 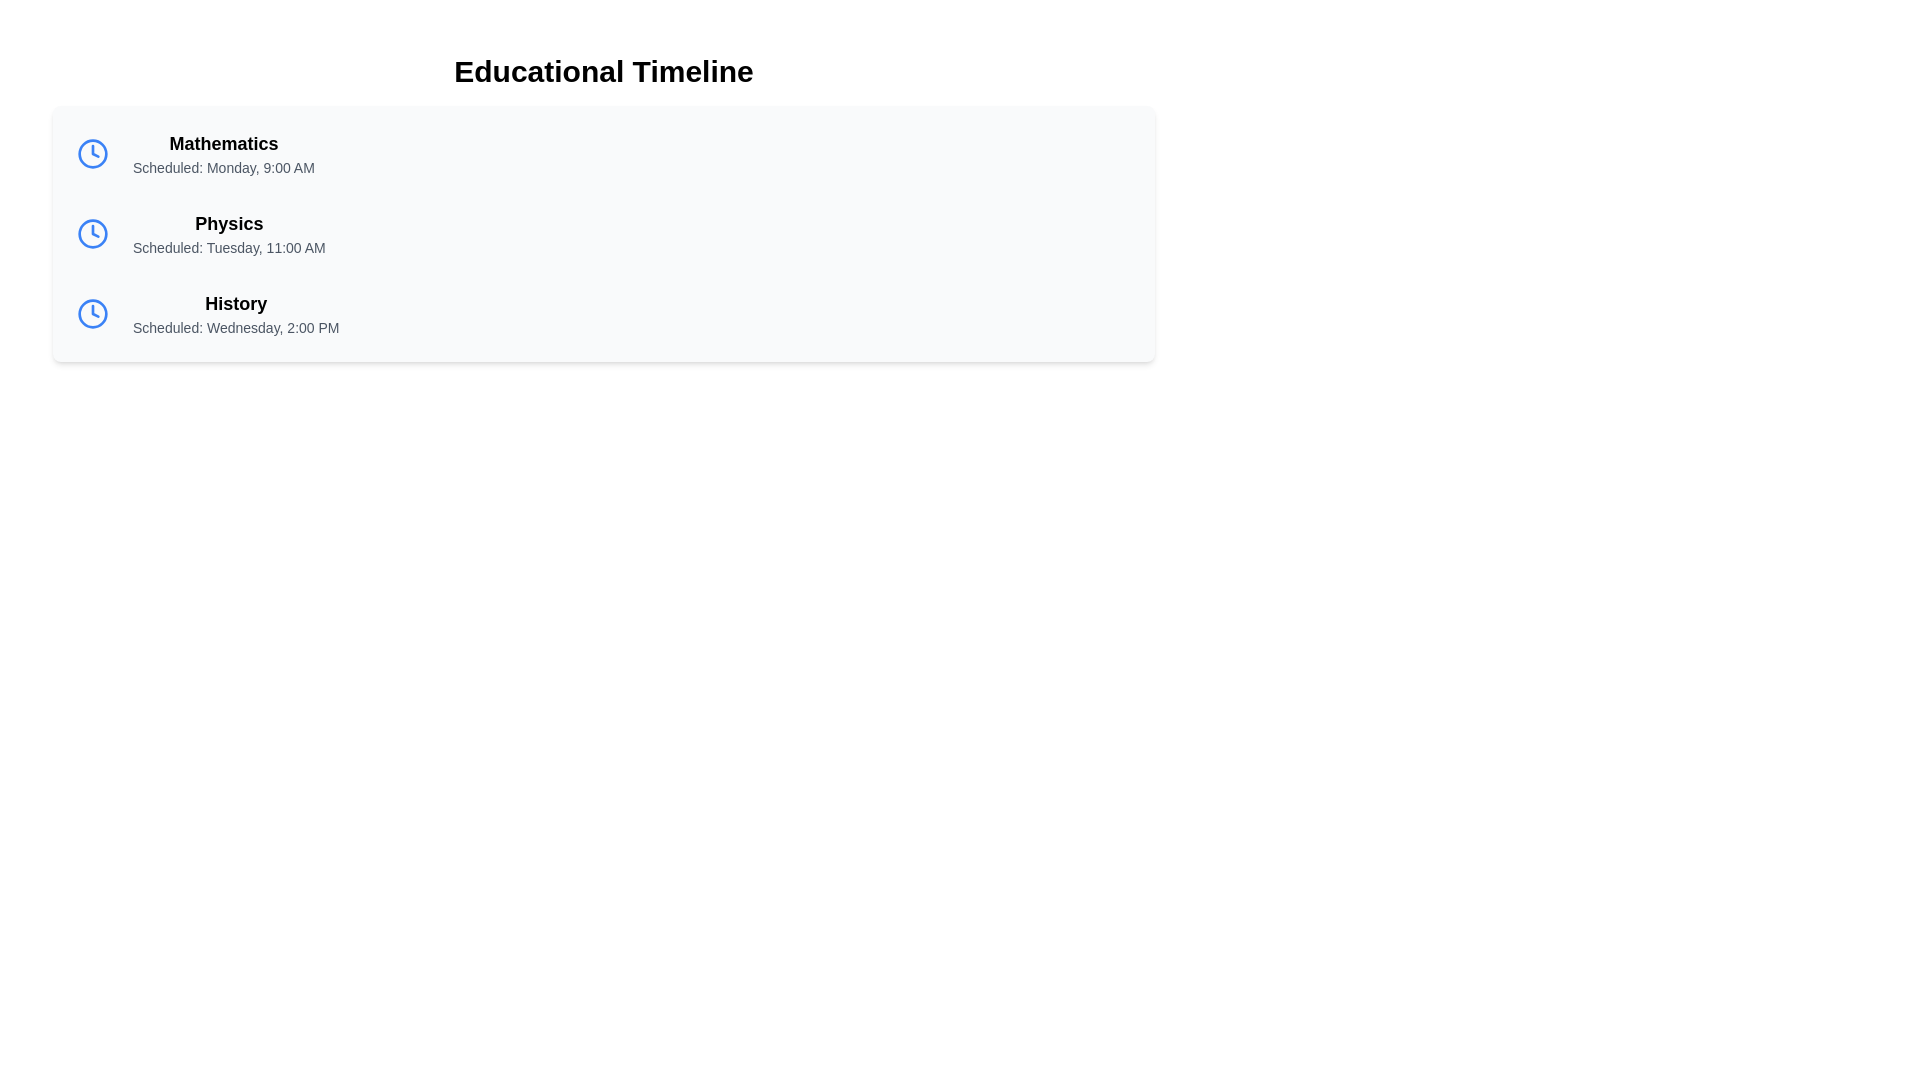 What do you see at coordinates (91, 233) in the screenshot?
I see `the time-related concept icon located in the second row of the timeline adjacent to the 'Physics' text entry` at bounding box center [91, 233].